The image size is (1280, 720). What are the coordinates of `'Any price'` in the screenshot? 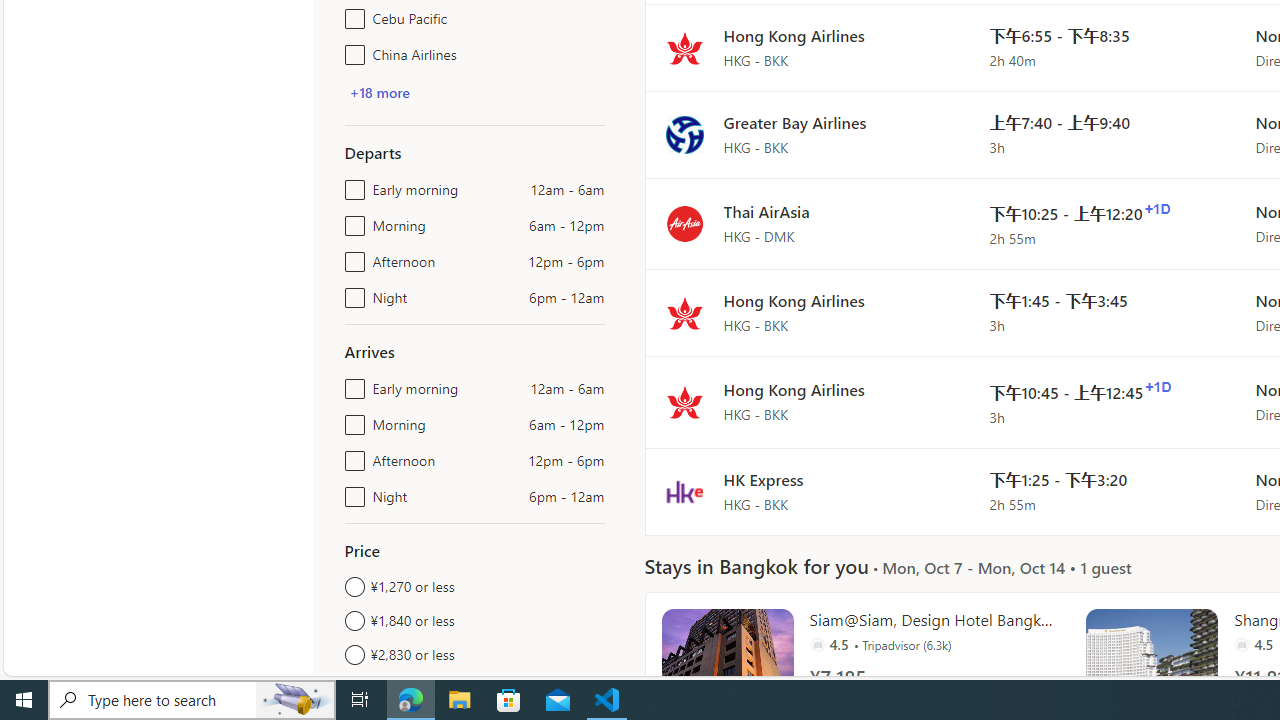 It's located at (473, 687).